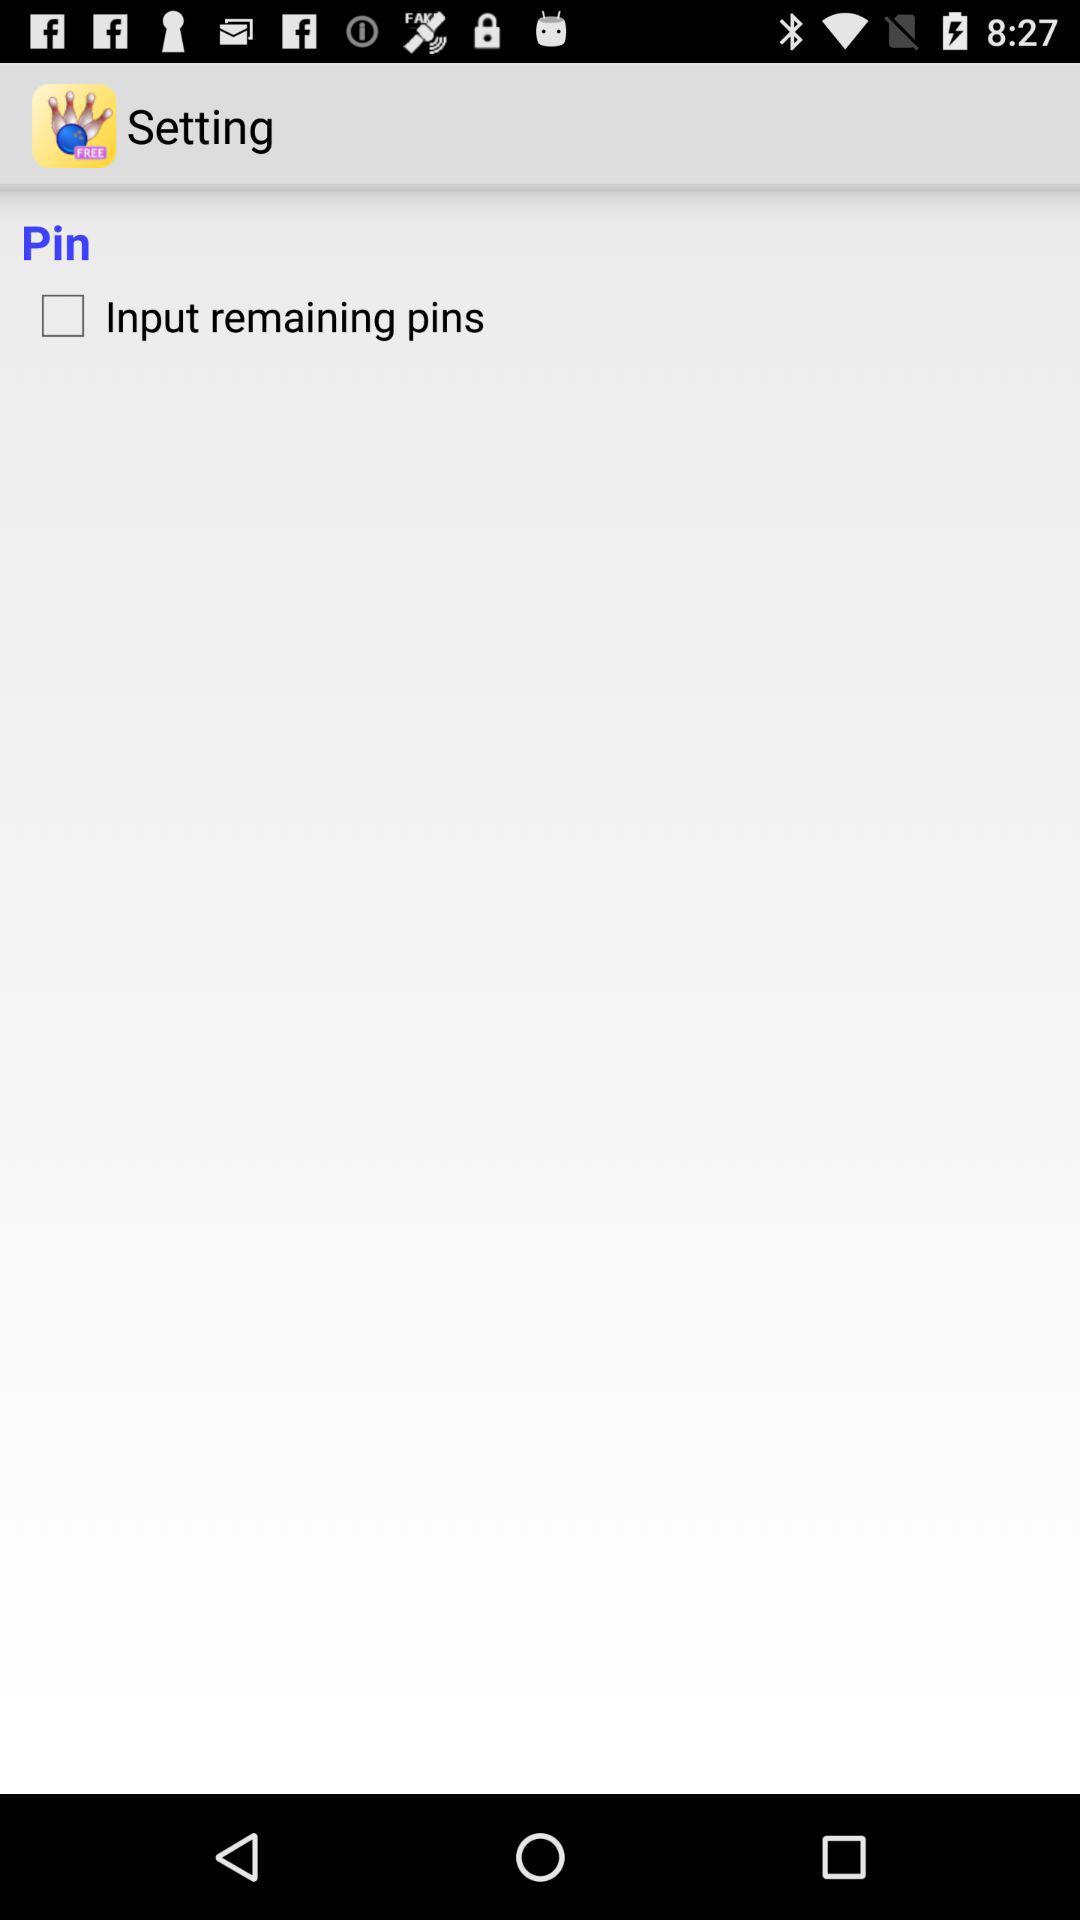 The image size is (1080, 1920). Describe the element at coordinates (252, 314) in the screenshot. I see `item below the pin icon` at that location.